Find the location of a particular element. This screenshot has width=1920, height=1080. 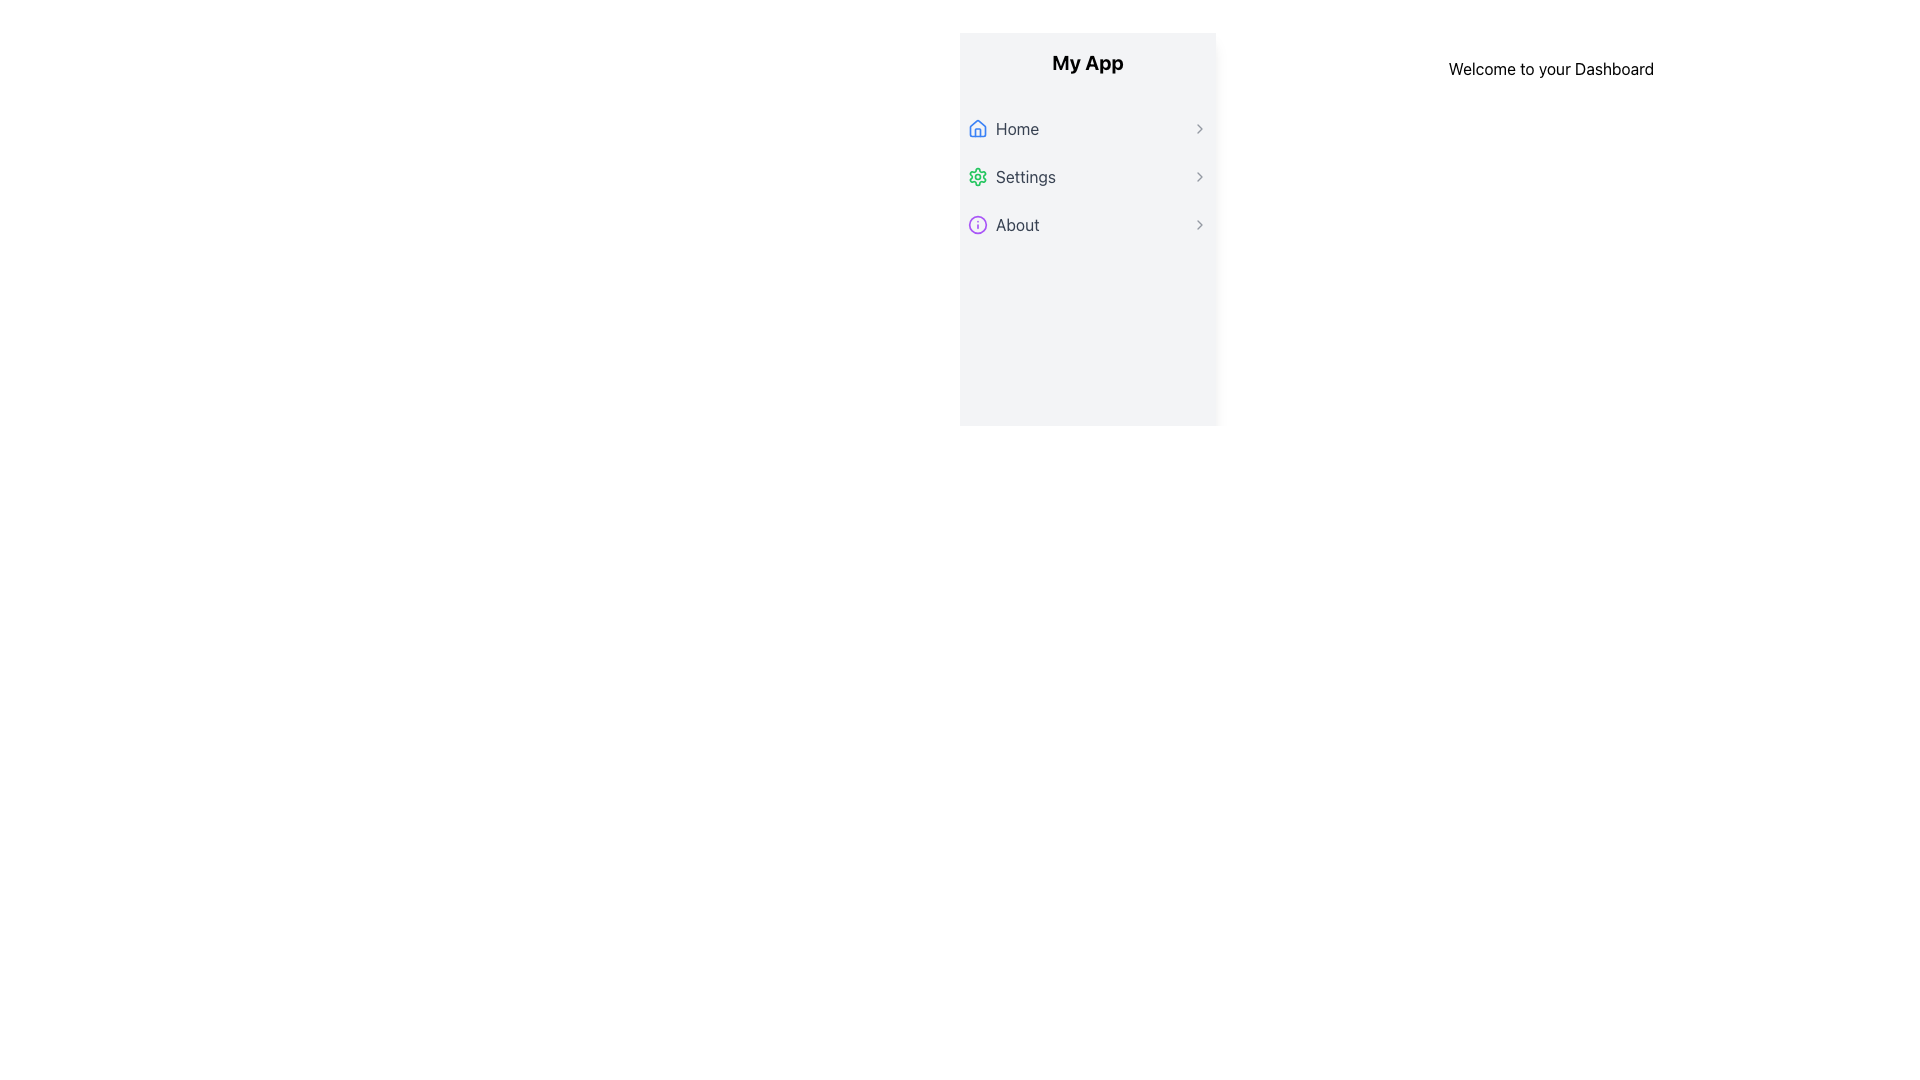

the green cogwheel-shaped icon located next to the 'Settings' text in the sidebar menu is located at coordinates (978, 176).